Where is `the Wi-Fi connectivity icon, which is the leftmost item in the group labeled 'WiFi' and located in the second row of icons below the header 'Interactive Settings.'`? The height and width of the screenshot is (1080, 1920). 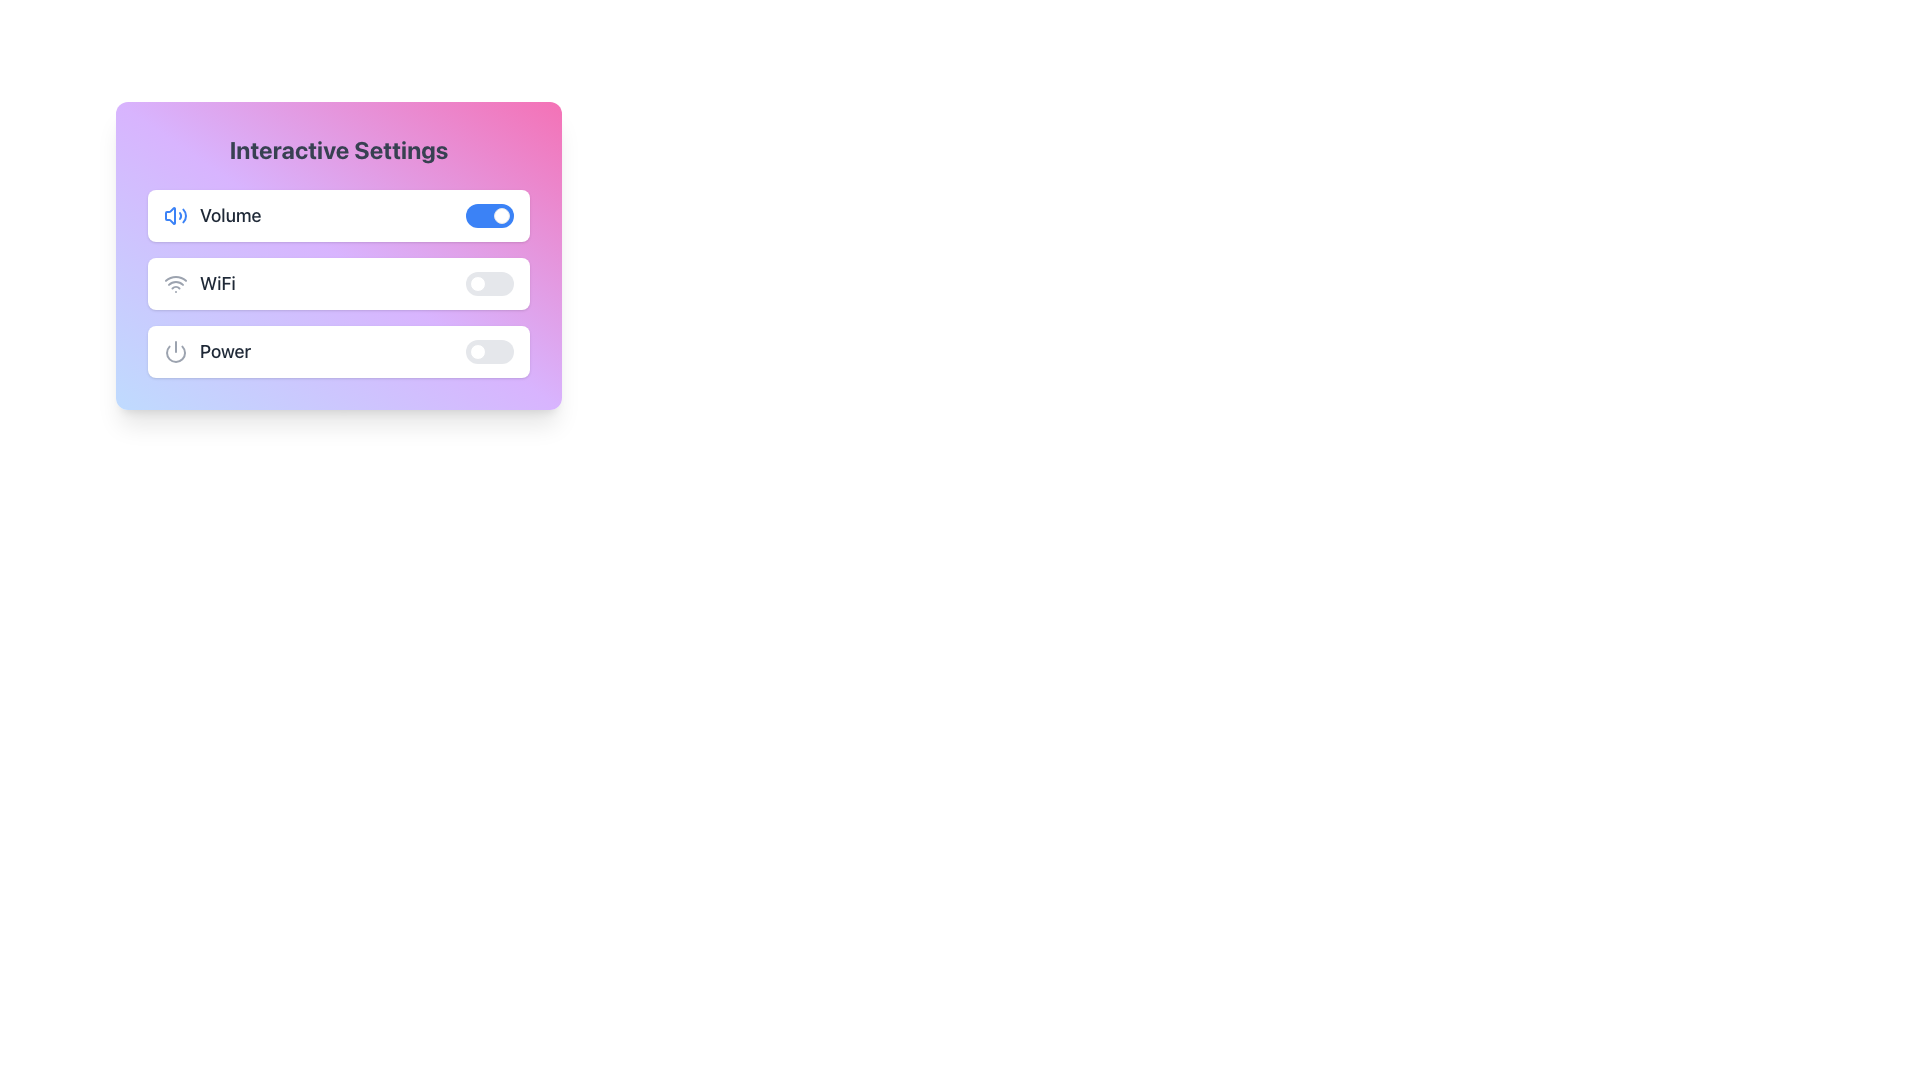 the Wi-Fi connectivity icon, which is the leftmost item in the group labeled 'WiFi' and located in the second row of icons below the header 'Interactive Settings.' is located at coordinates (176, 284).